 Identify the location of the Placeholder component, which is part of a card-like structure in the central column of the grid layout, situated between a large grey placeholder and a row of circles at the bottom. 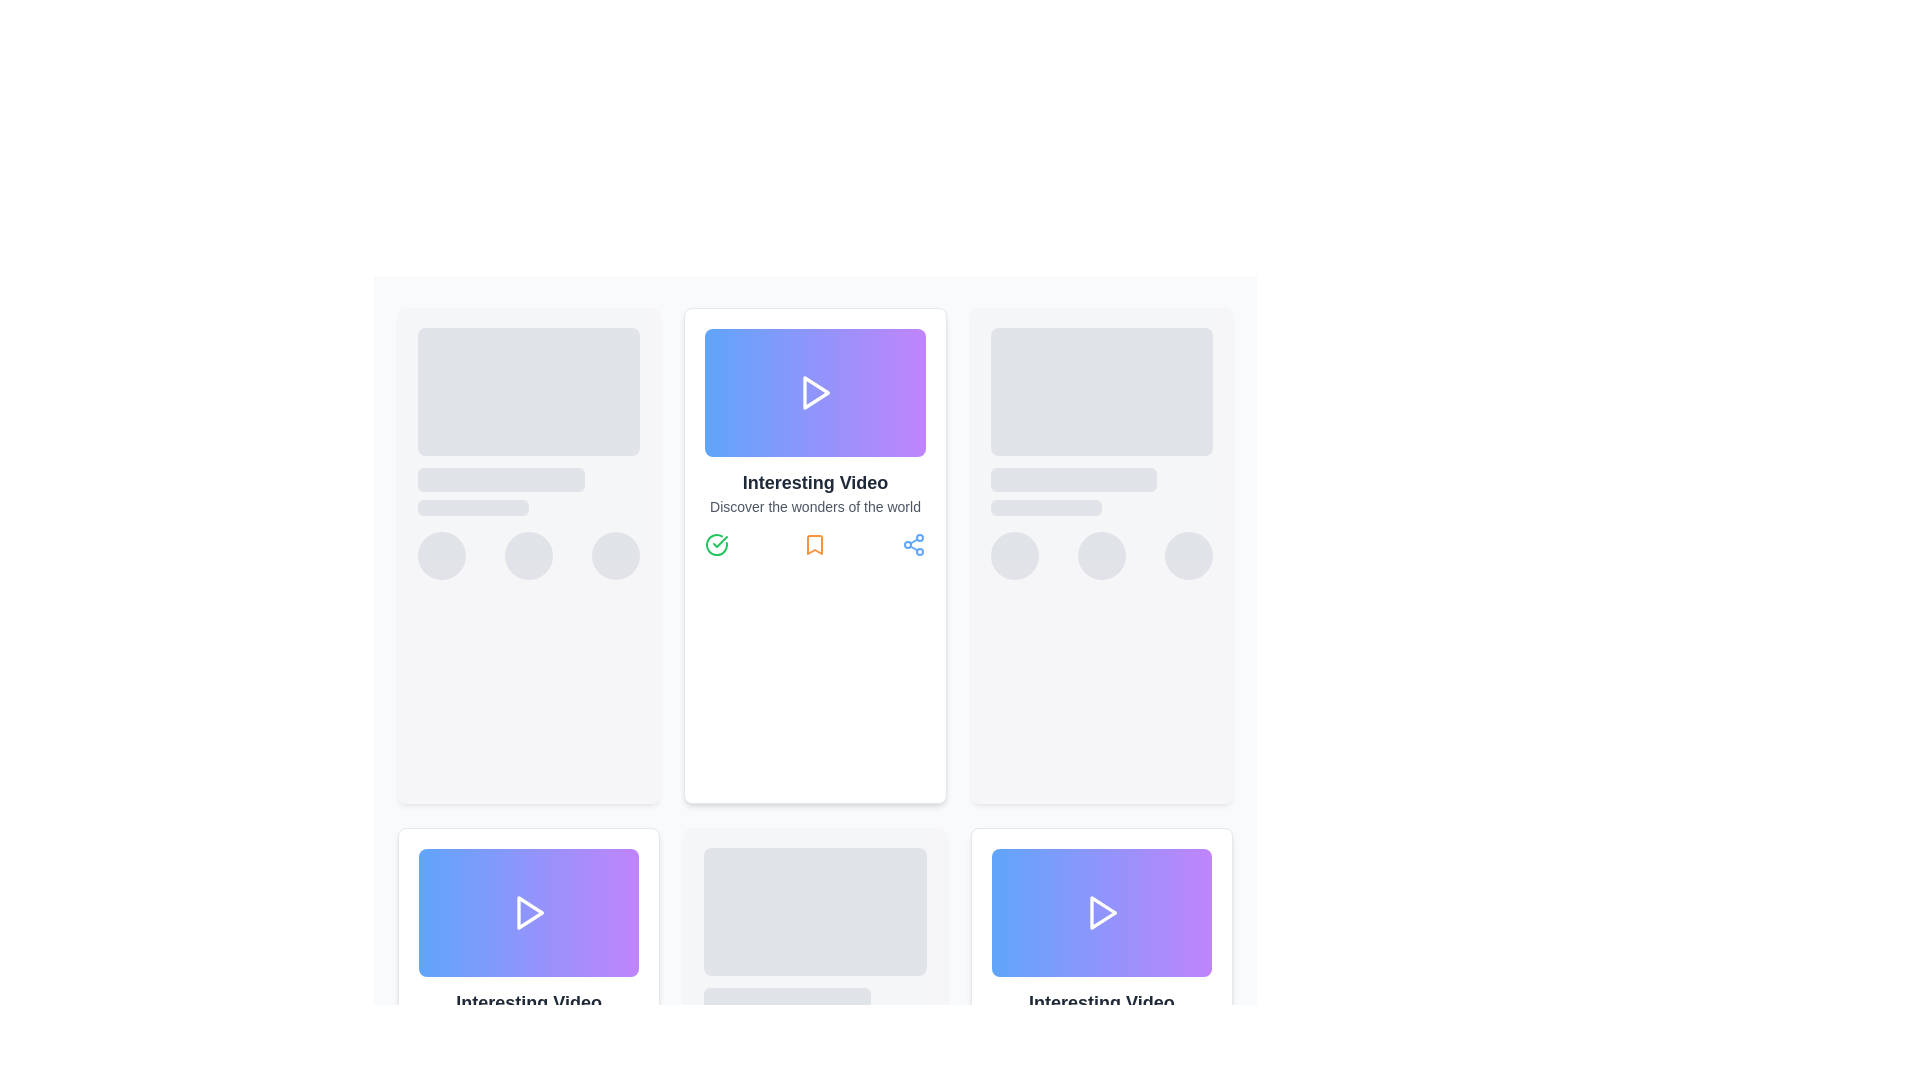
(529, 492).